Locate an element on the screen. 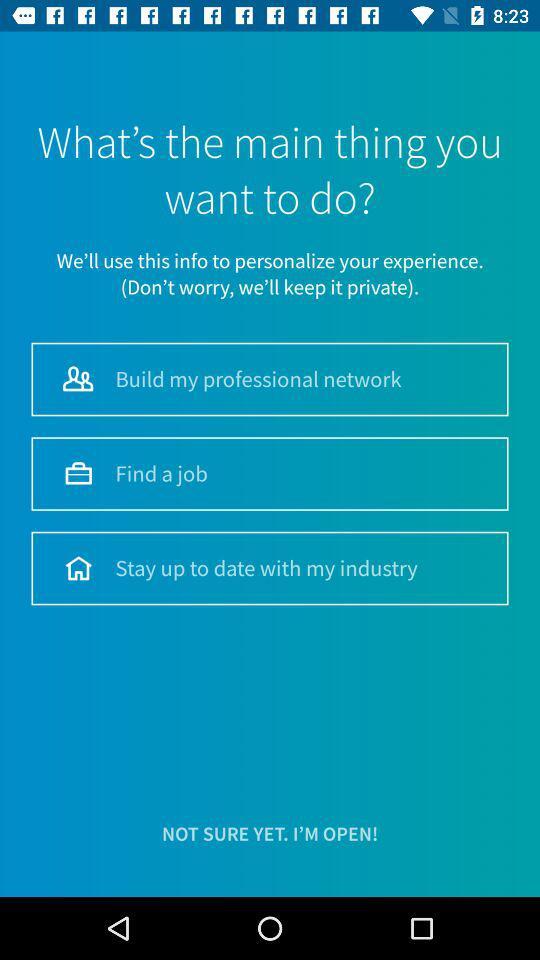 The width and height of the screenshot is (540, 960). the icon below the stay up to icon is located at coordinates (270, 834).